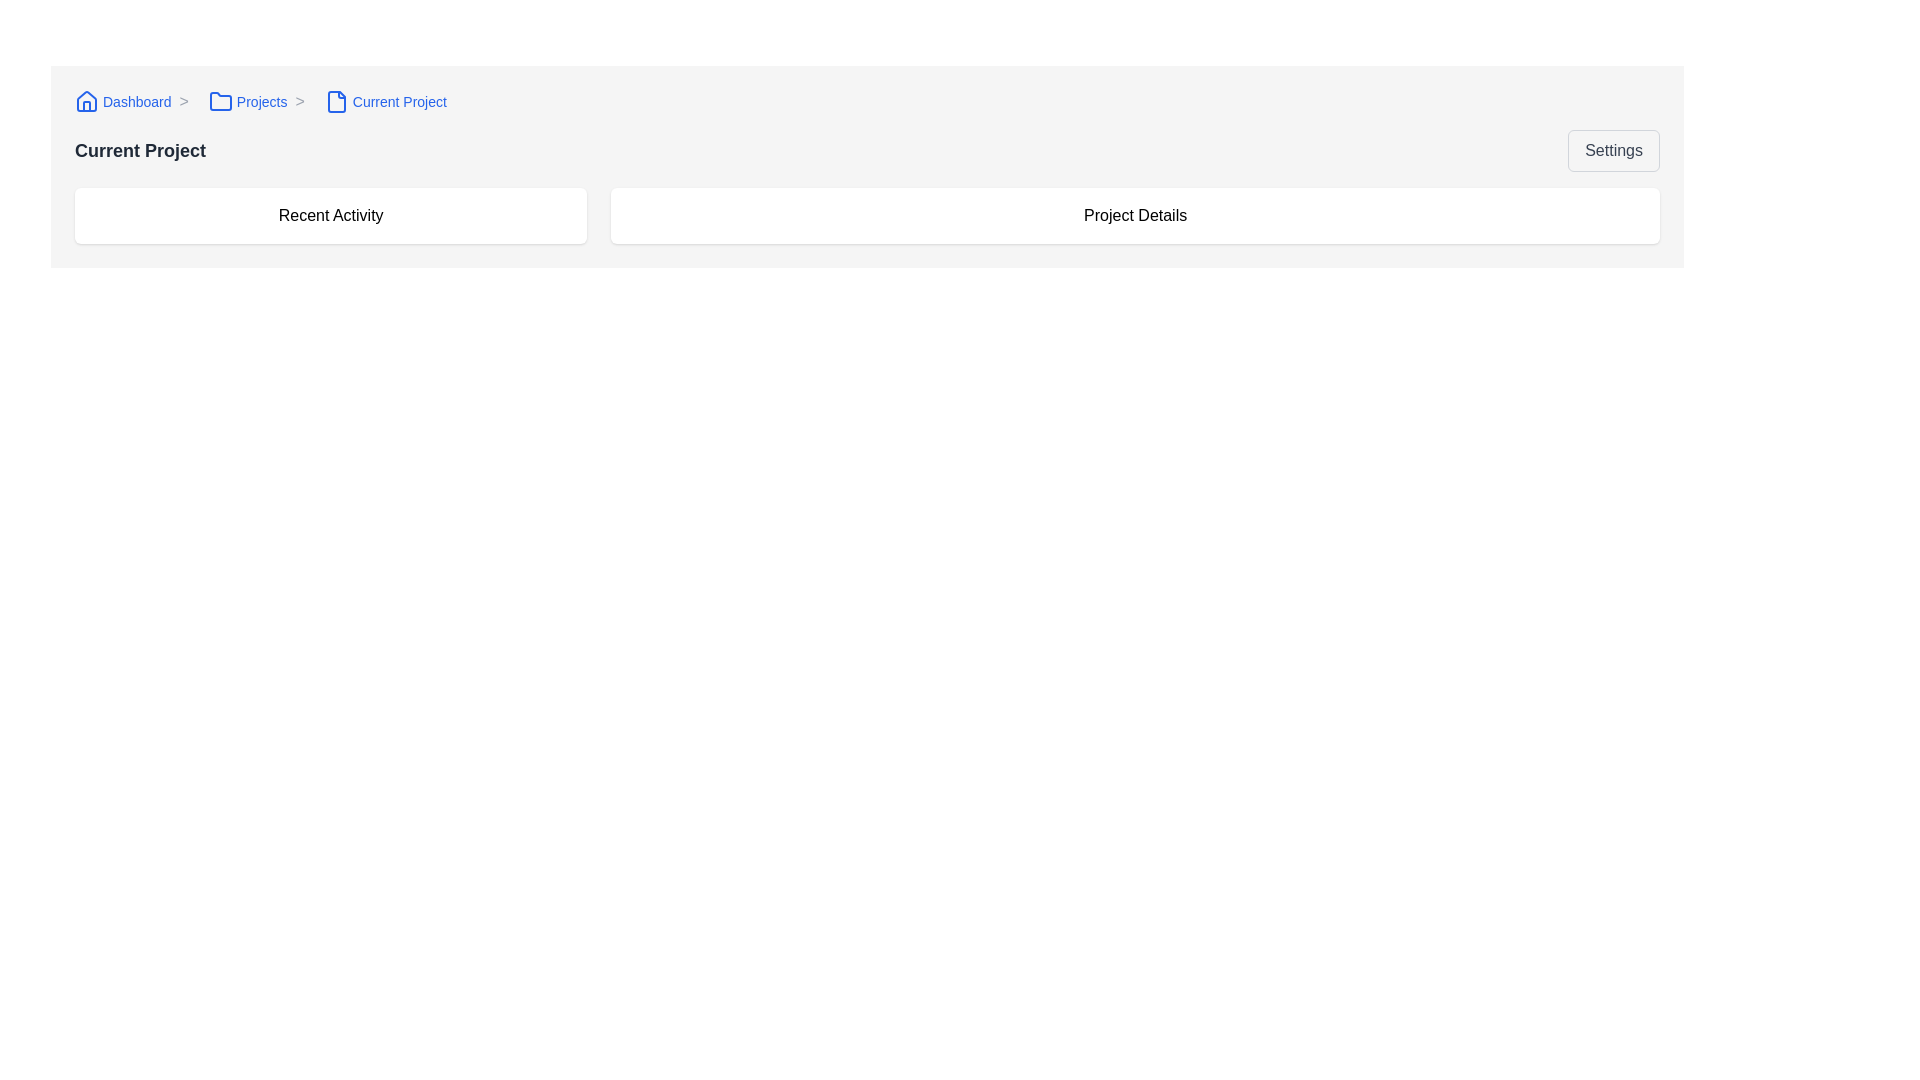 The image size is (1920, 1080). I want to click on the stylized blue house icon located in the breadcrumb navigation bar, so click(85, 101).